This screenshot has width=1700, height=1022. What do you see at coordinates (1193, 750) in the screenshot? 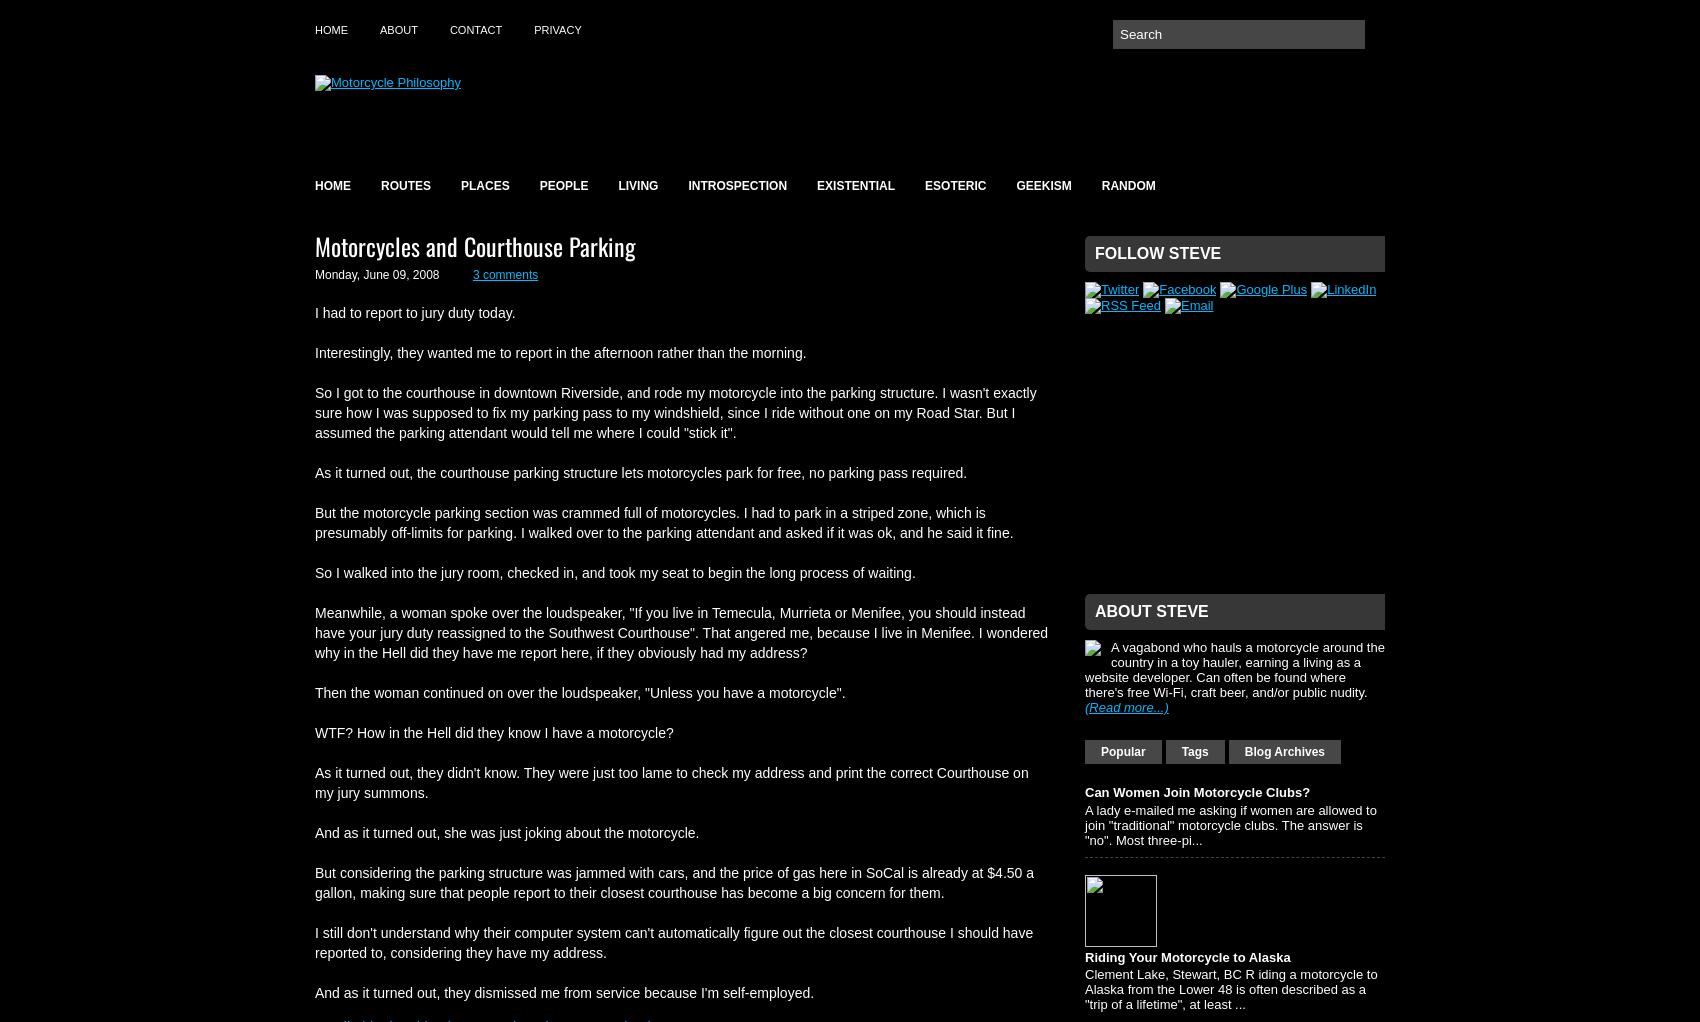
I see `'Tags'` at bounding box center [1193, 750].